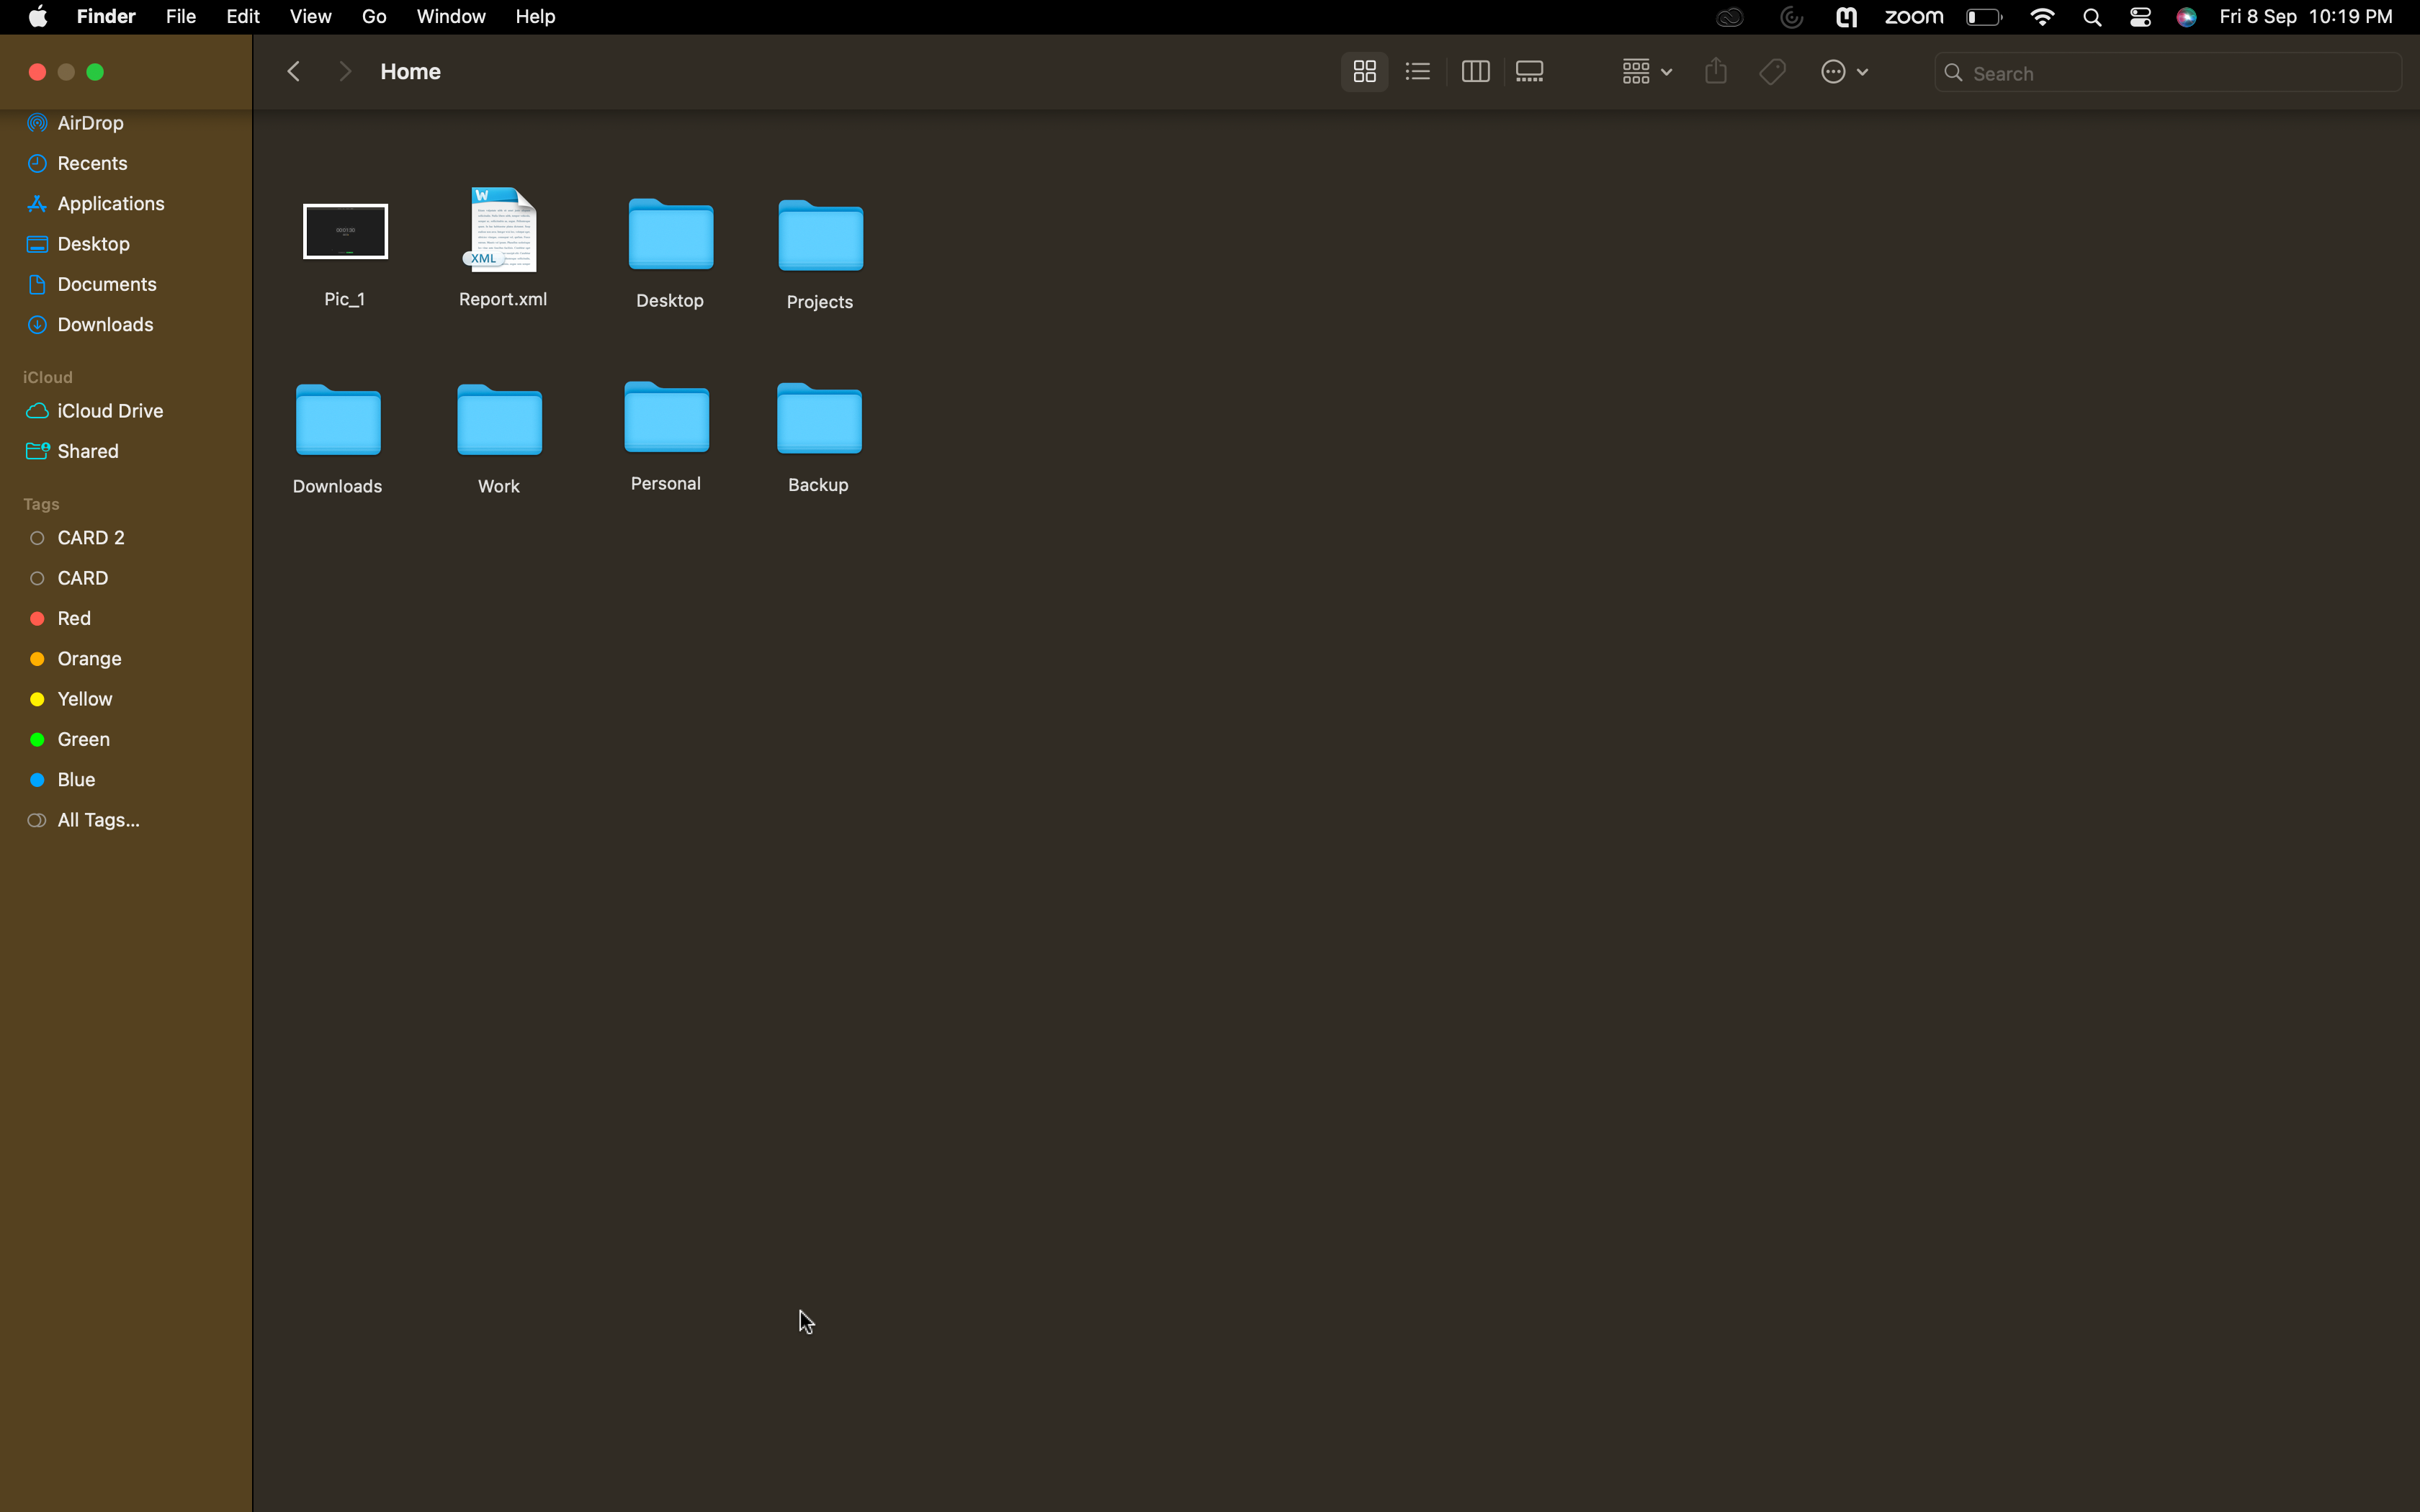  Describe the element at coordinates (118, 279) in the screenshot. I see `the "documents" directory and choose every file present in it` at that location.